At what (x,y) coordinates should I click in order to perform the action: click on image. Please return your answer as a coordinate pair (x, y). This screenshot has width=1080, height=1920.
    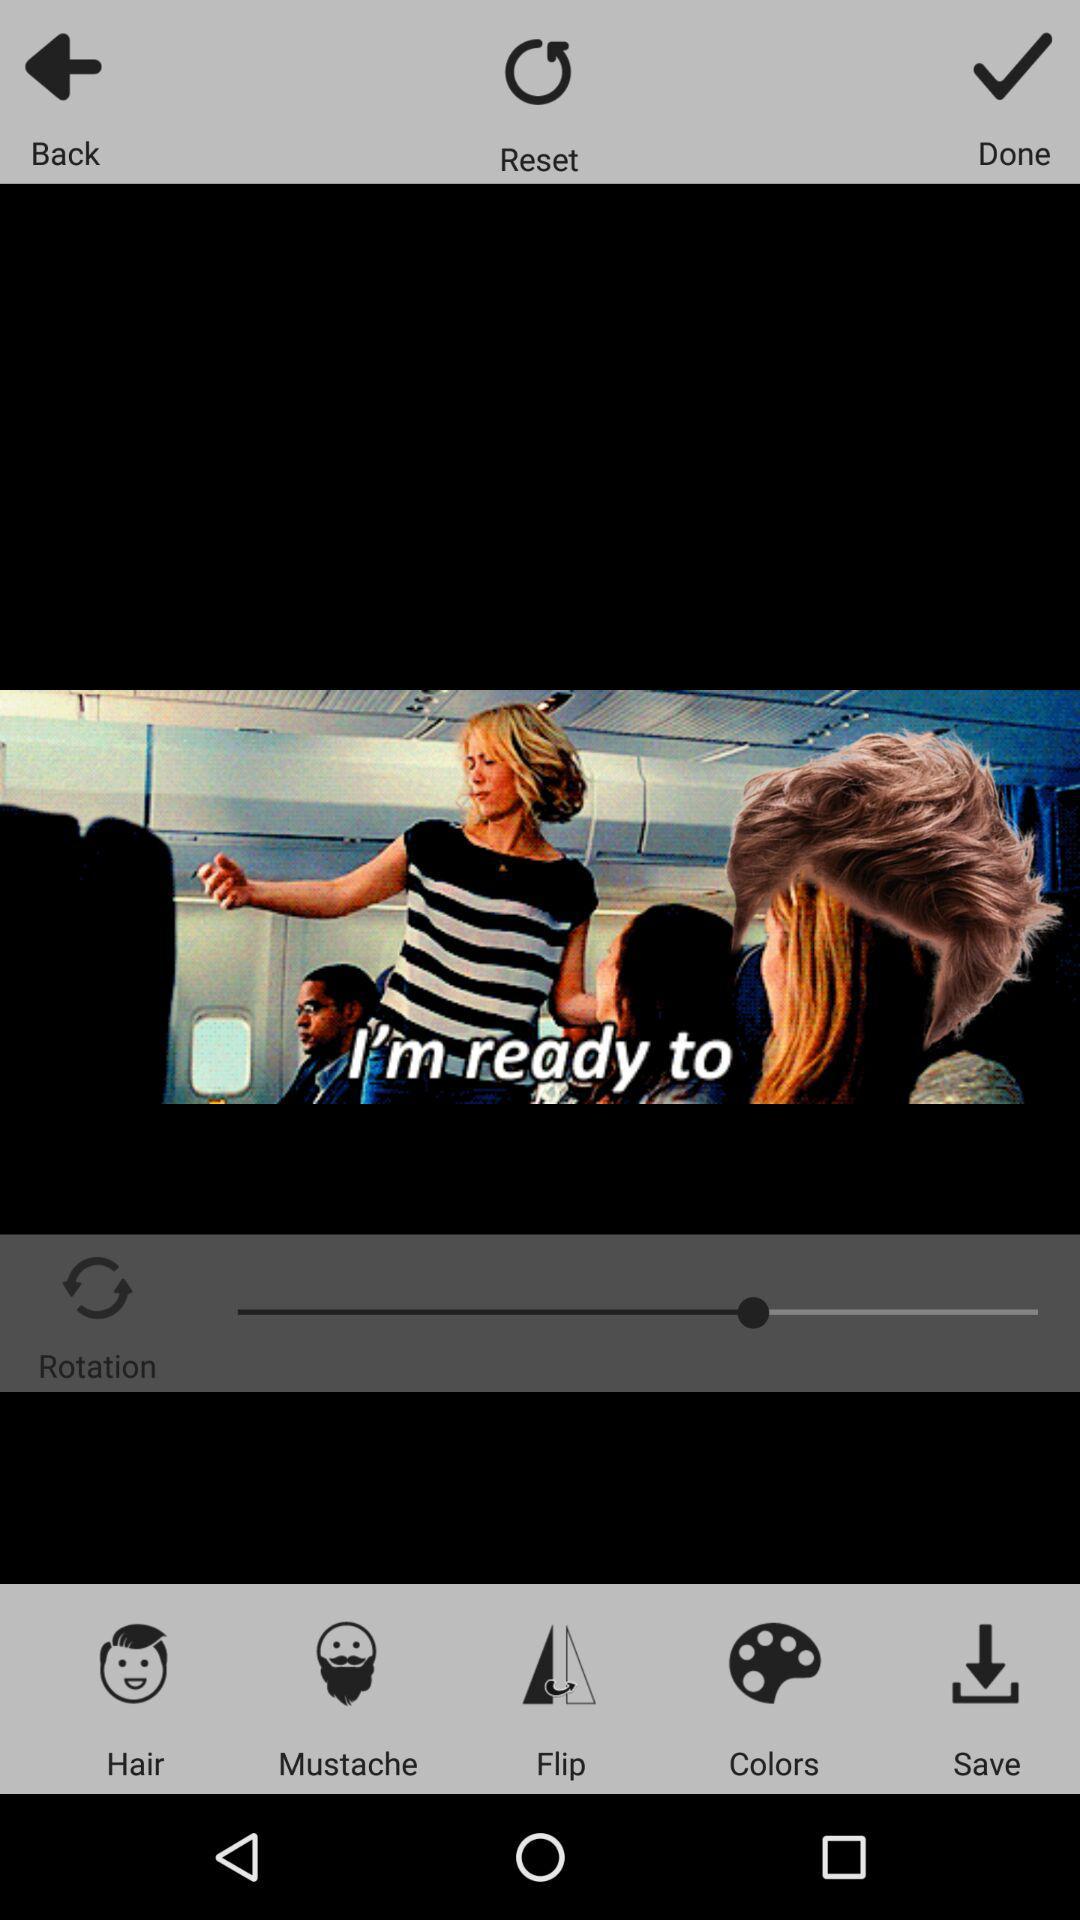
    Looking at the image, I should click on (986, 1662).